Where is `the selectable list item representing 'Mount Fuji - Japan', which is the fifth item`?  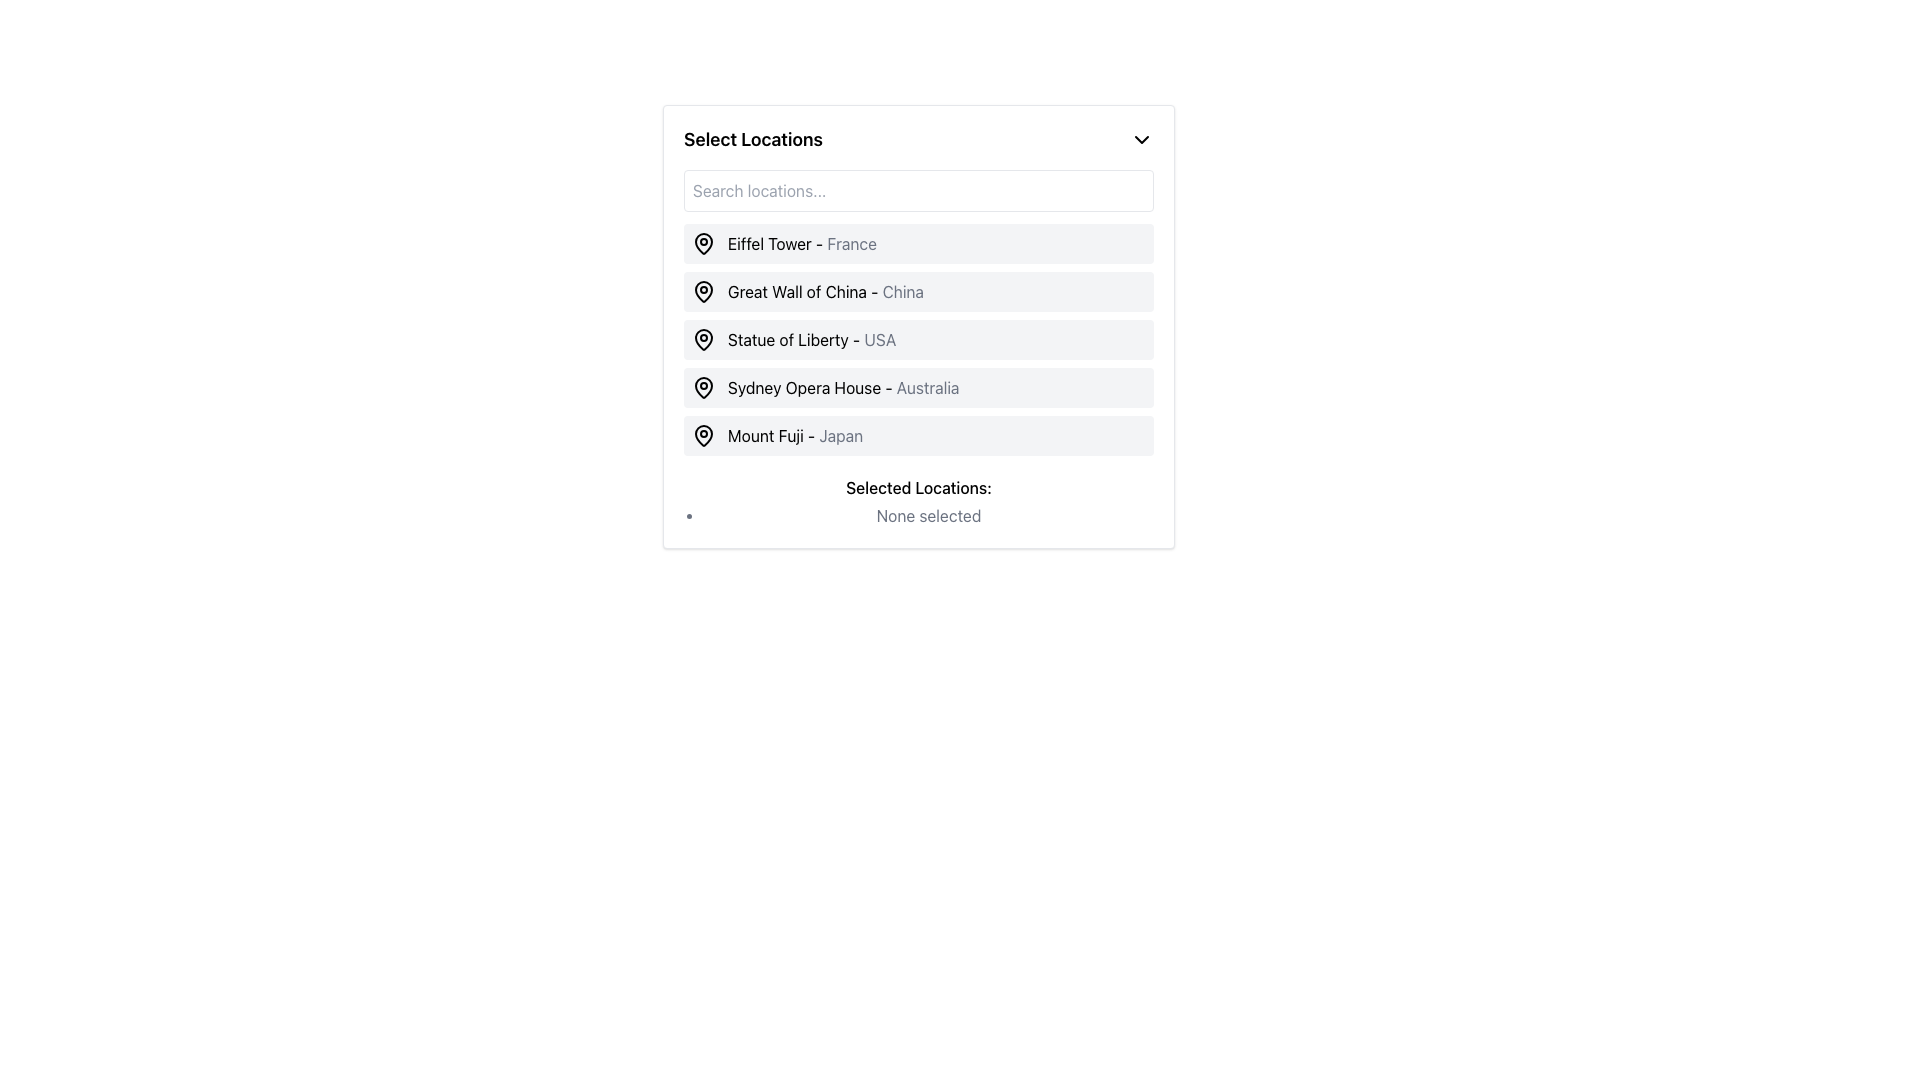 the selectable list item representing 'Mount Fuji - Japan', which is the fifth item is located at coordinates (917, 434).